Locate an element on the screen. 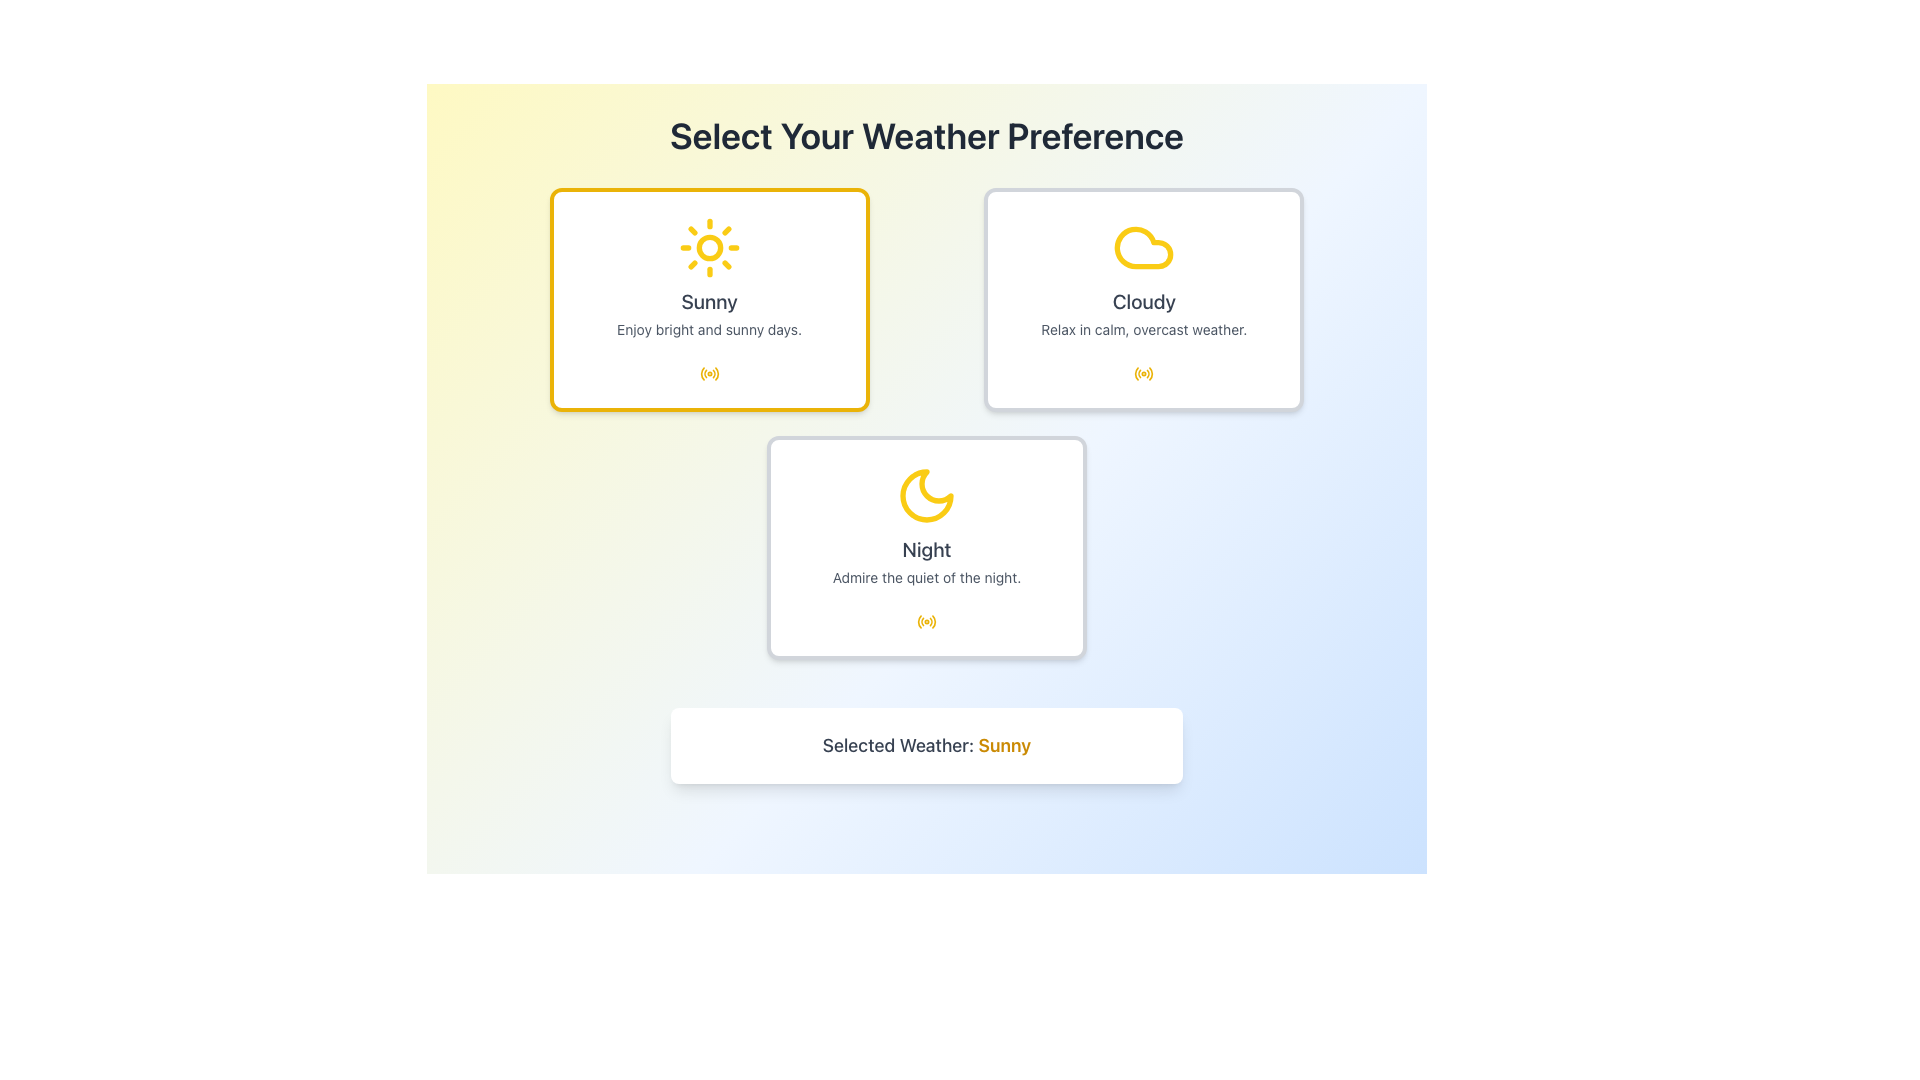 The height and width of the screenshot is (1080, 1920). the crescent moon icon representing the 'Night' weather preference option to receive feedback is located at coordinates (925, 495).